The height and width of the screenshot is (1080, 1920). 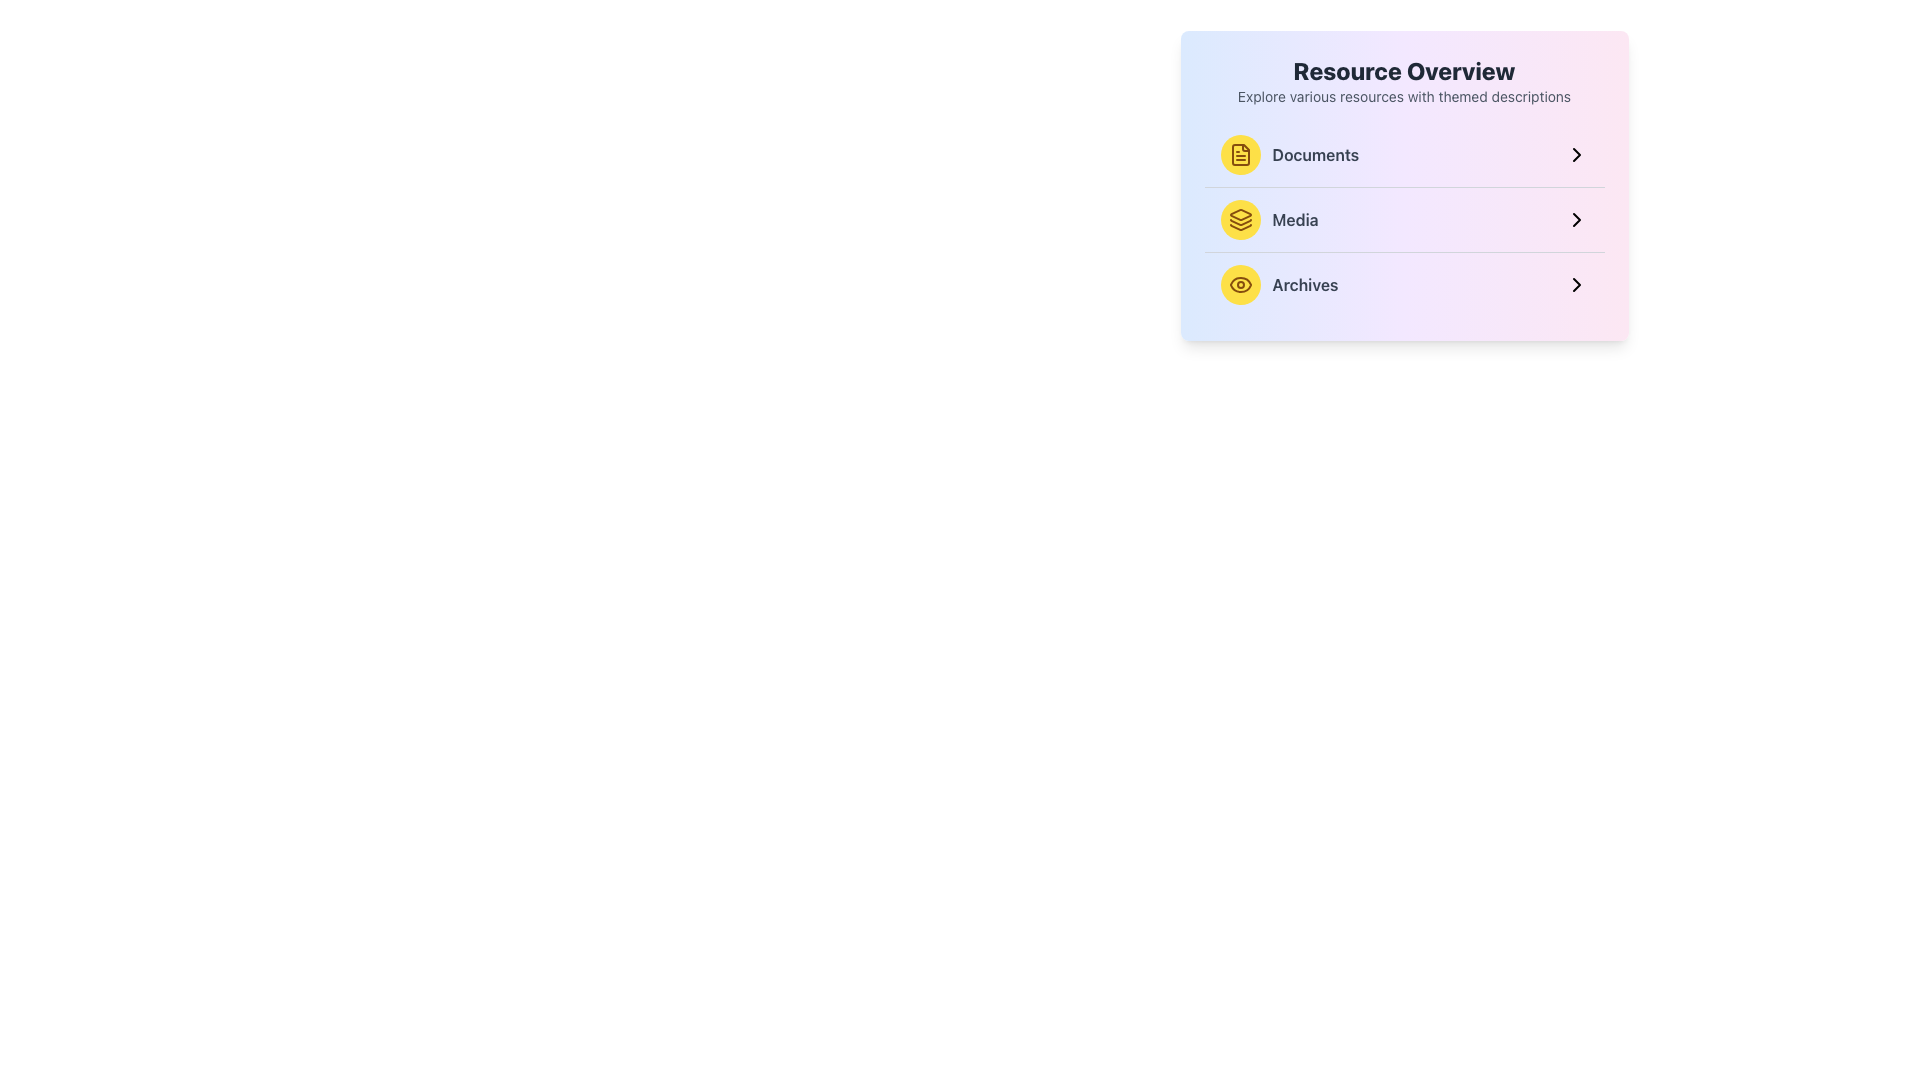 I want to click on the icon styled as stacked layers, which is located within a circular yellow button in the rightmost panel, so click(x=1239, y=219).